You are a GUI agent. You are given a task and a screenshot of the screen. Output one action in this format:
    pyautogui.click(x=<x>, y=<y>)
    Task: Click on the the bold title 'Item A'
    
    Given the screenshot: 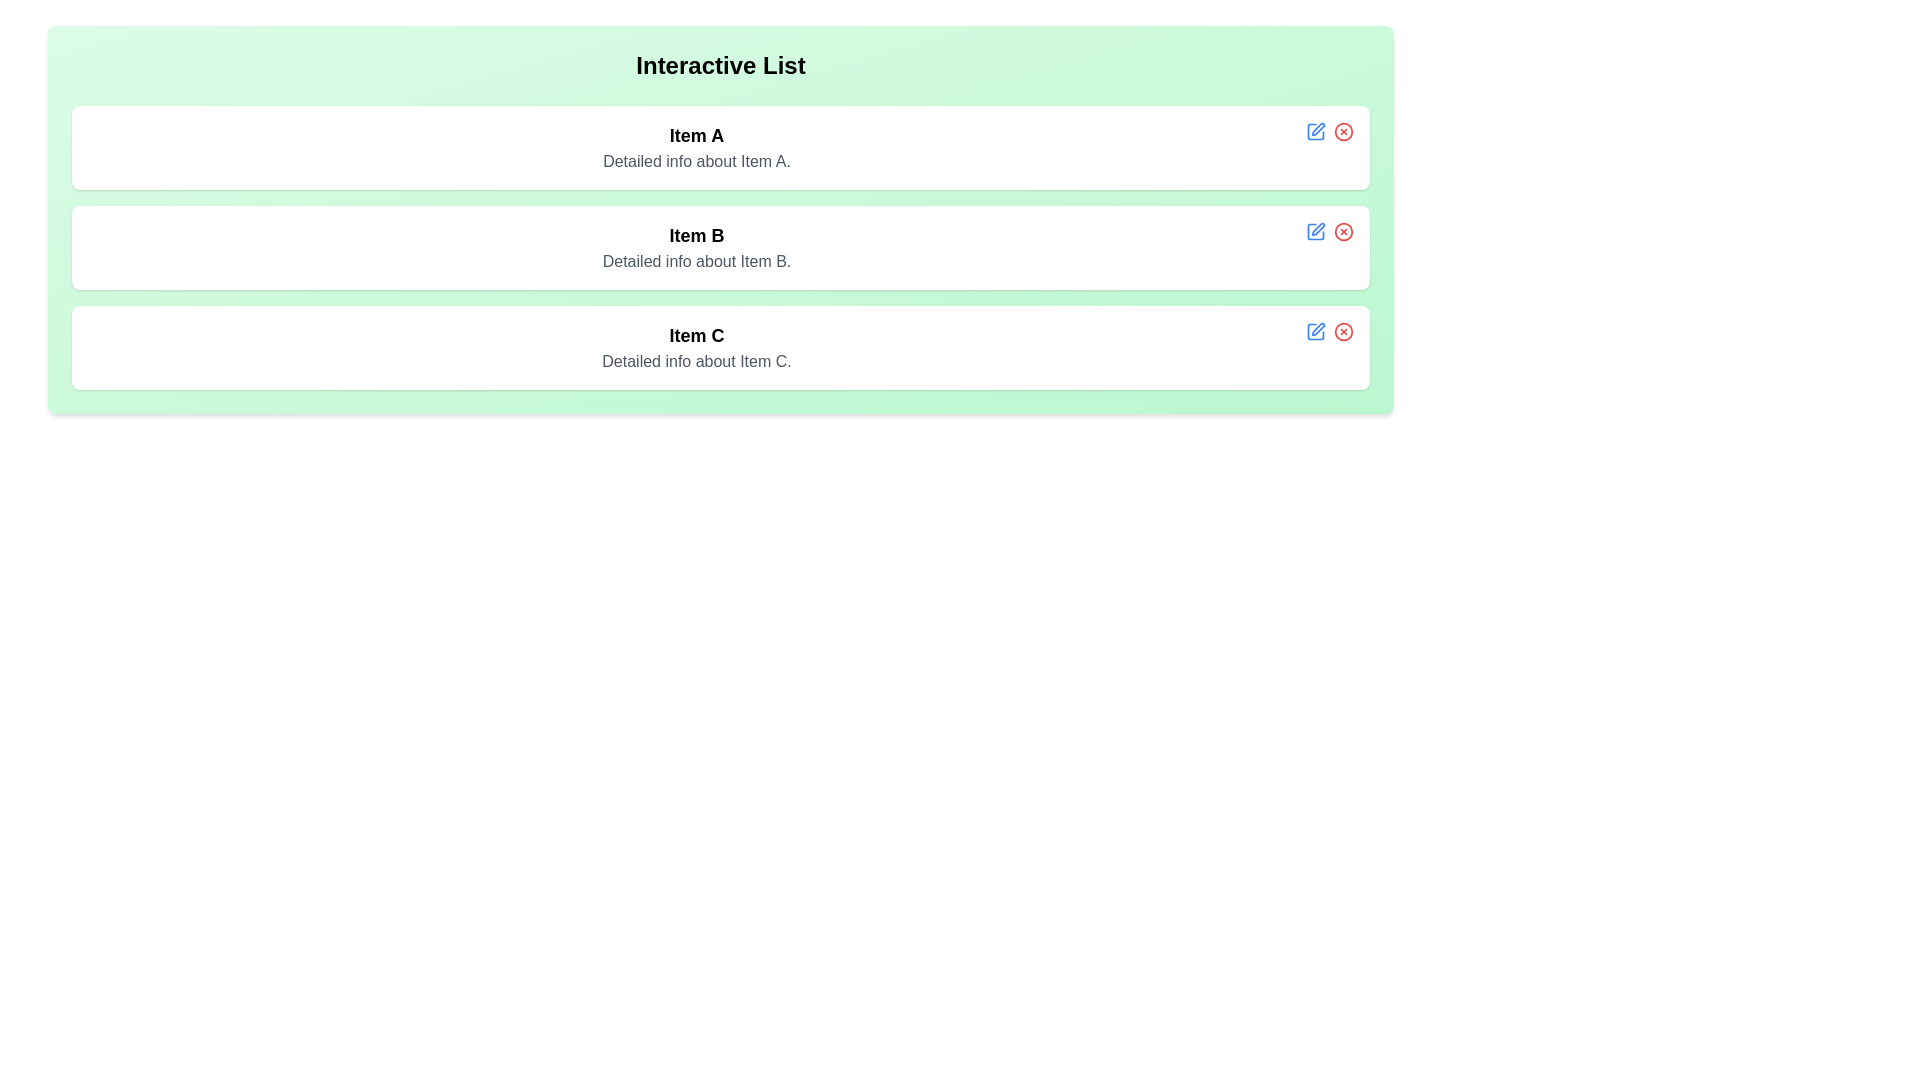 What is the action you would take?
    pyautogui.click(x=696, y=146)
    